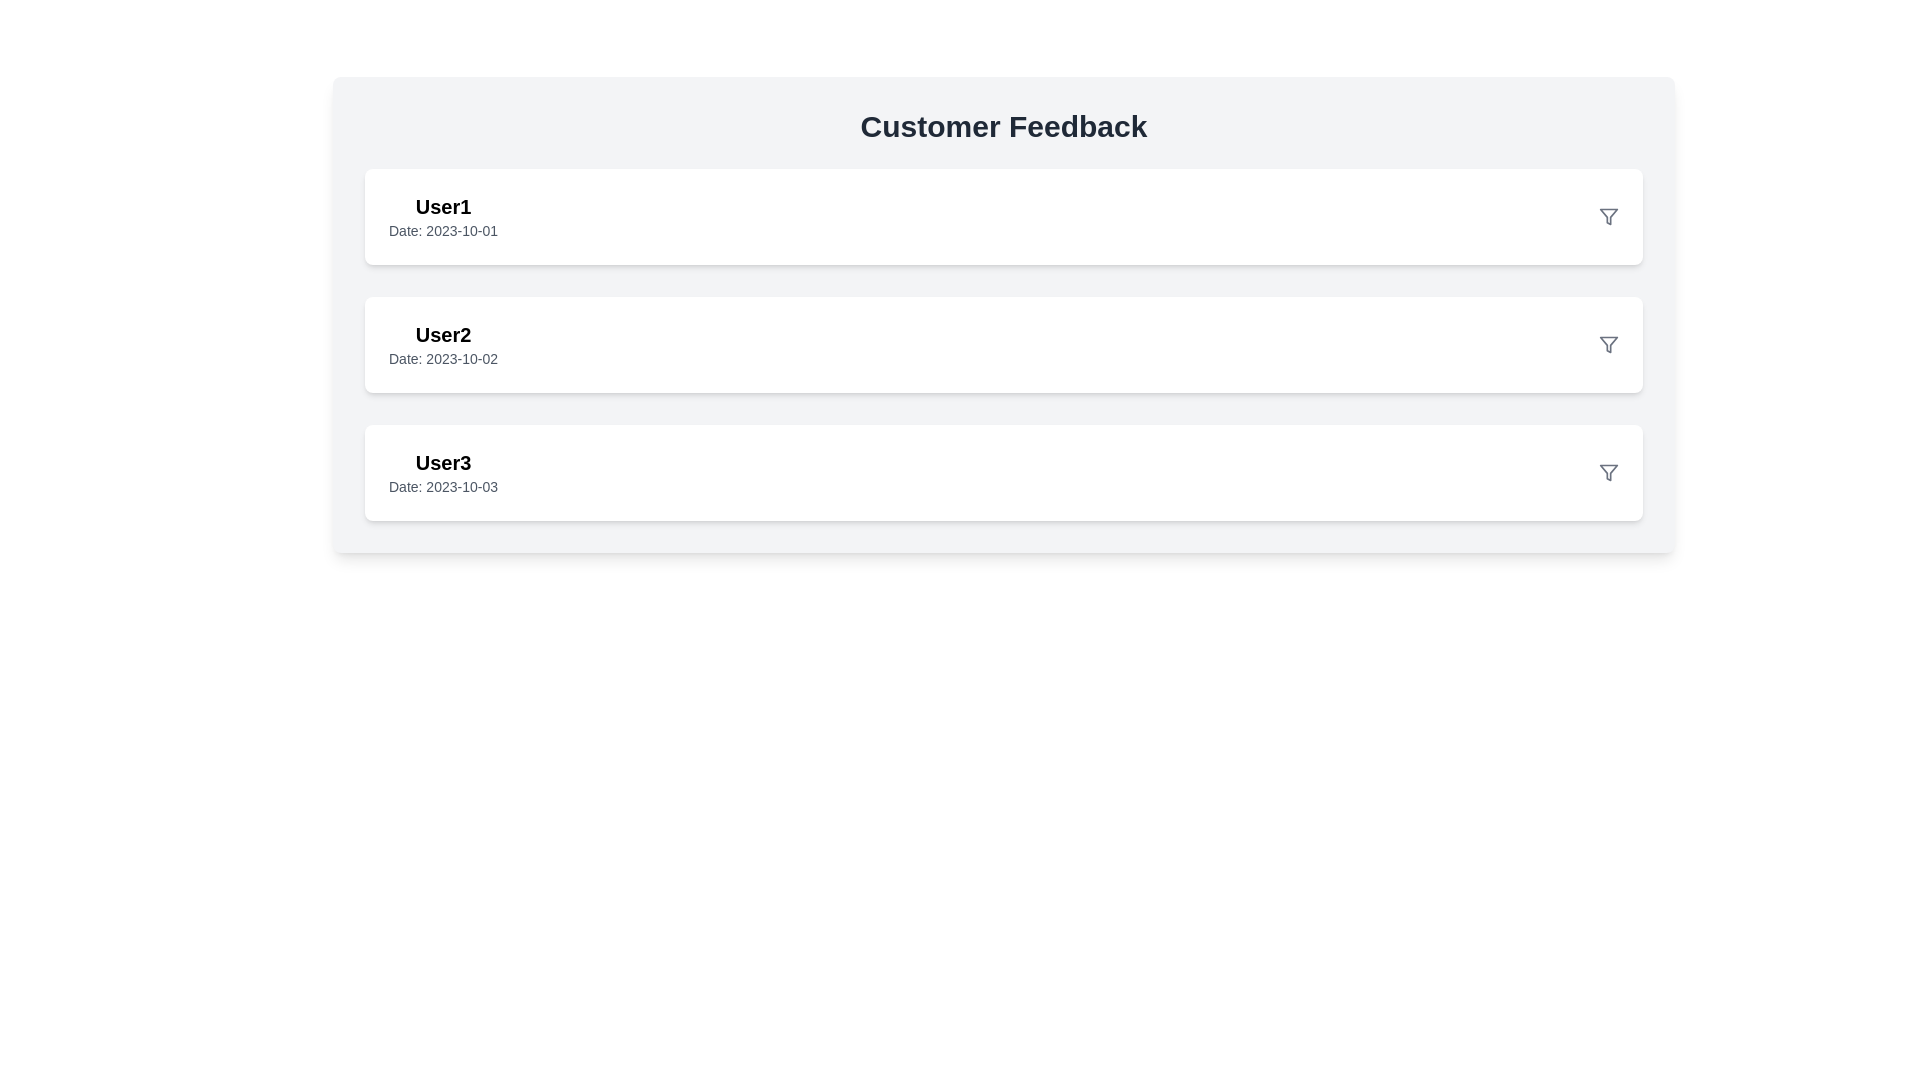 This screenshot has width=1920, height=1080. Describe the element at coordinates (442, 230) in the screenshot. I see `the static text label that provides additional information about the user's date of activity, located below 'User1' within the user item card` at that location.